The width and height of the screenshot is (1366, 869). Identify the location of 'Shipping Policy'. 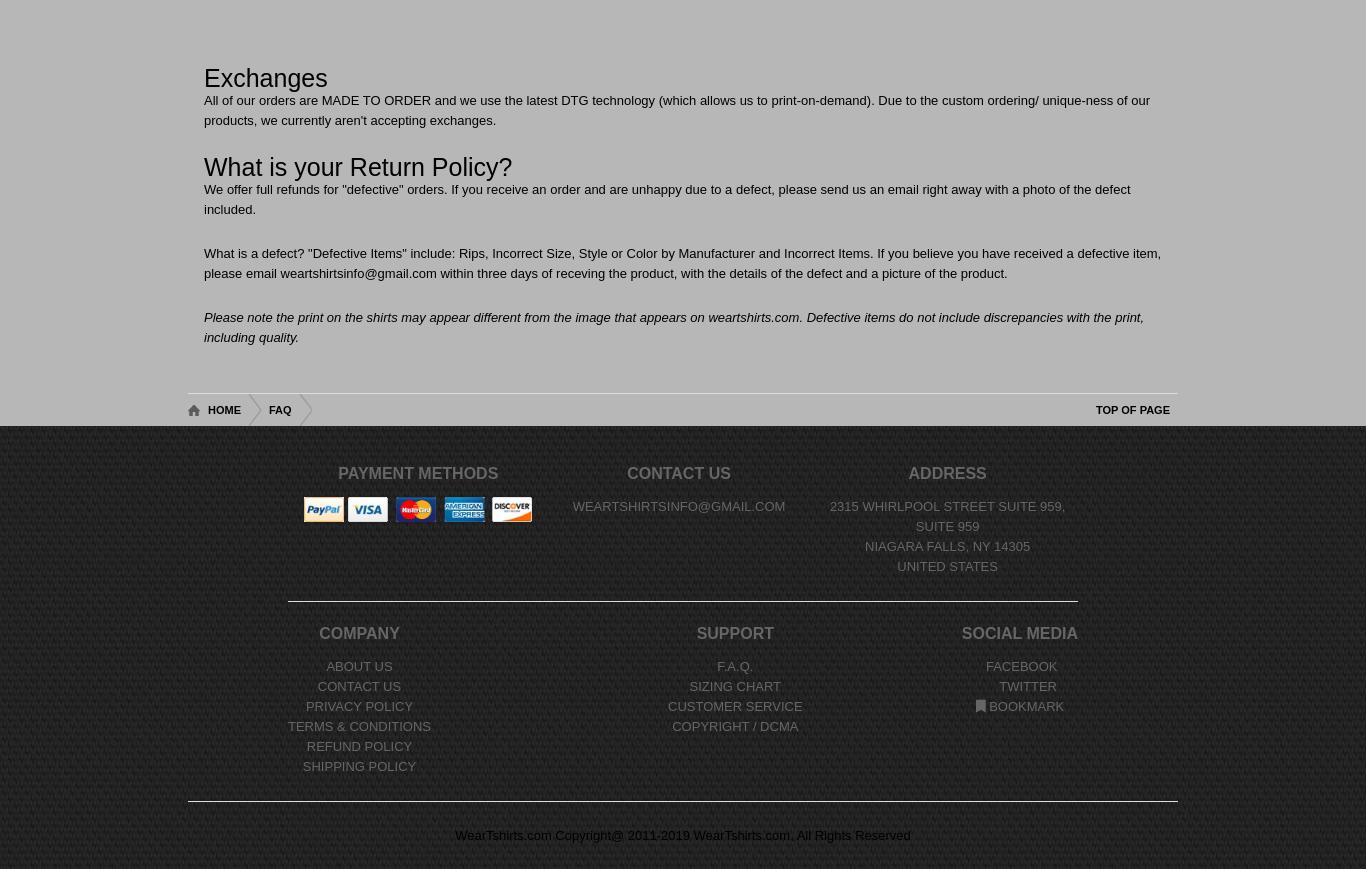
(357, 766).